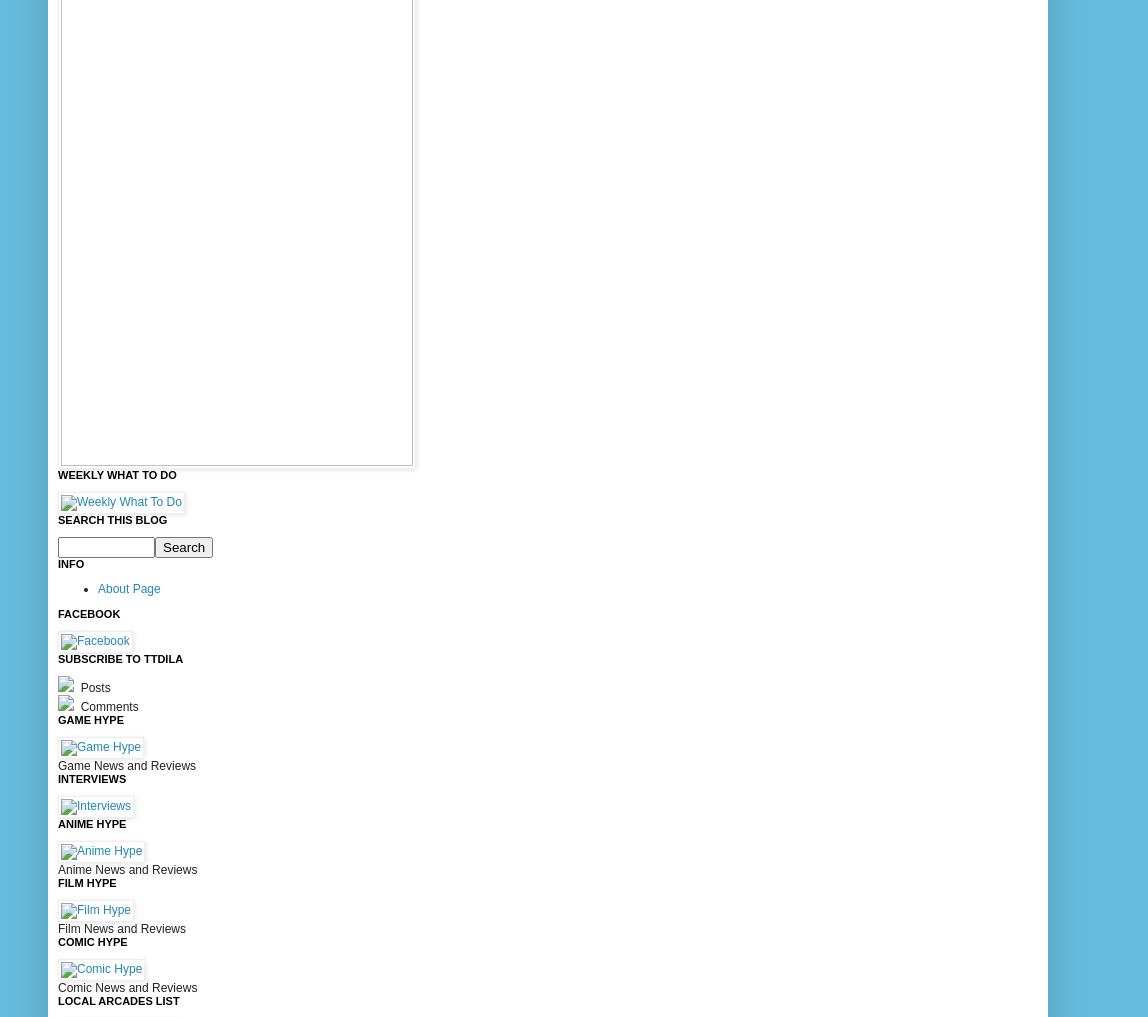 This screenshot has width=1148, height=1017. I want to click on 'Comments', so click(107, 705).